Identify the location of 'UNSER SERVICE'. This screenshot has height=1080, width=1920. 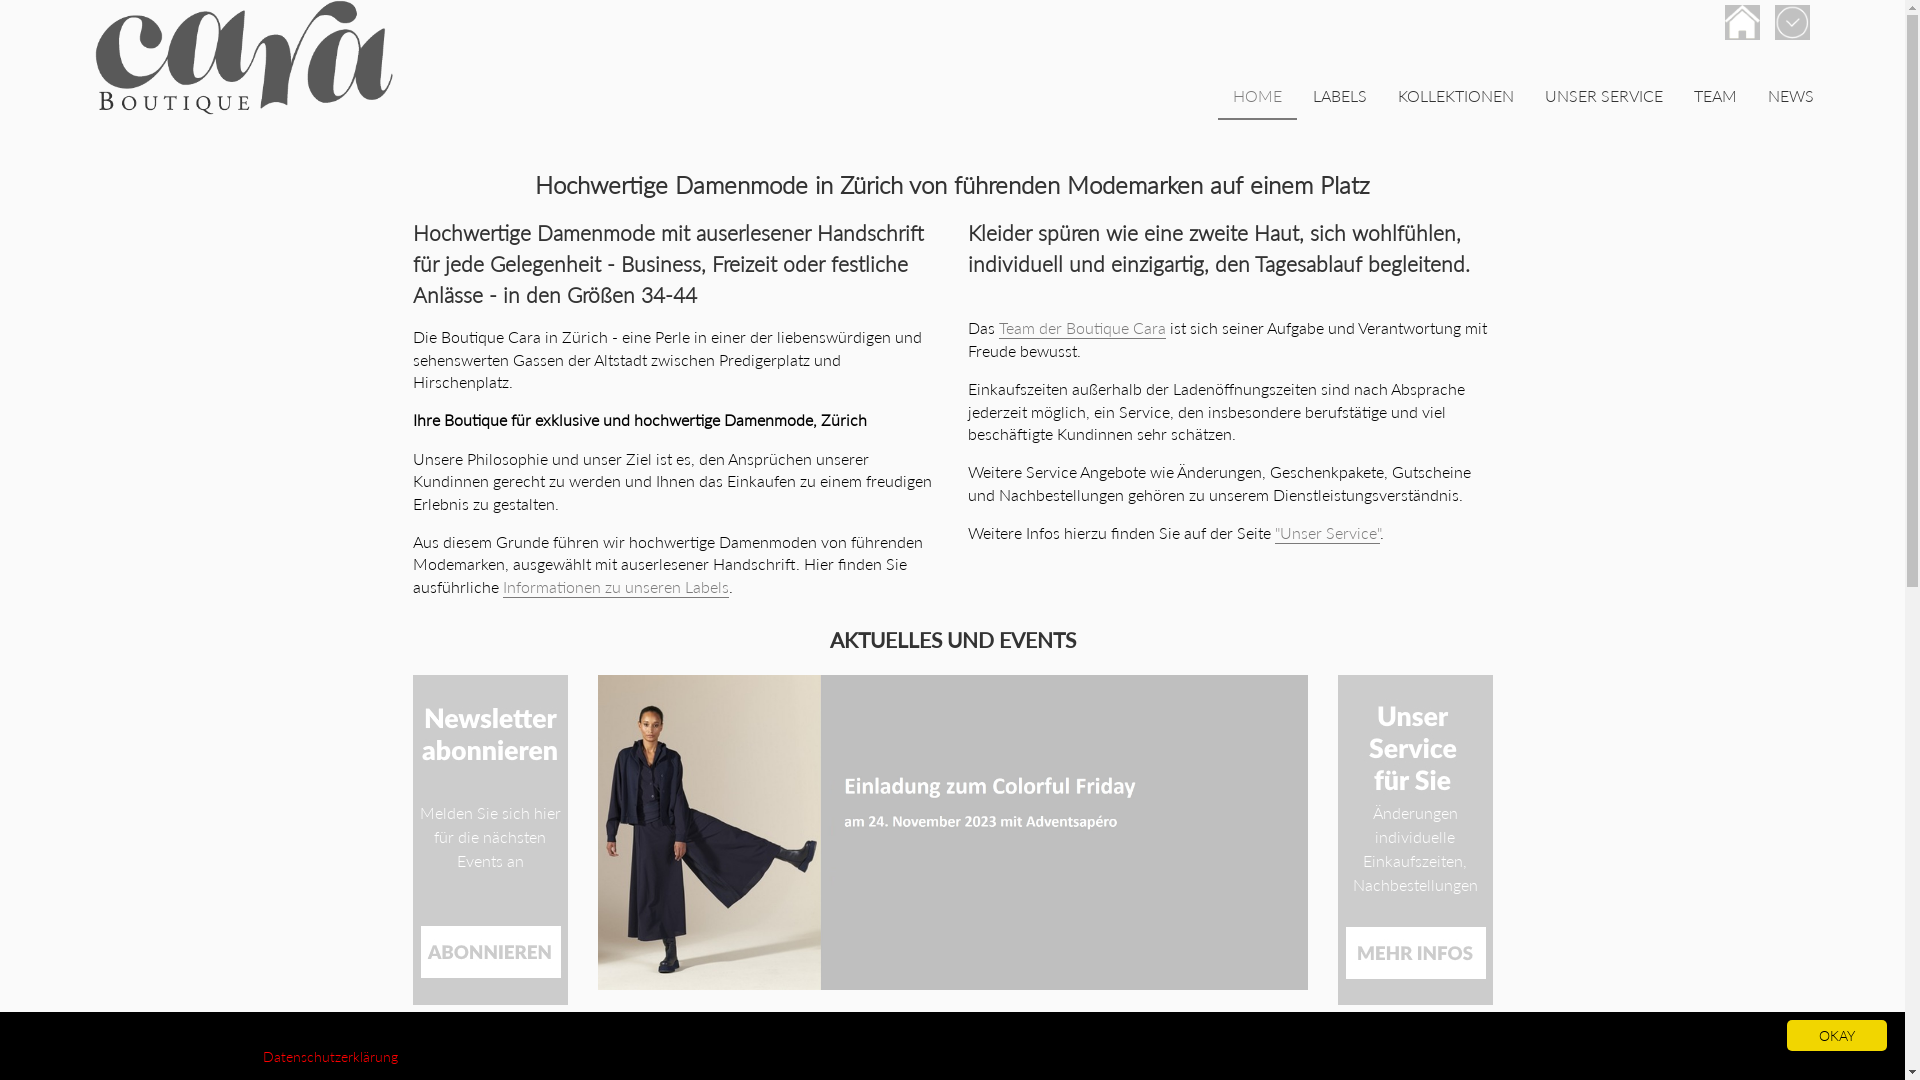
(1603, 97).